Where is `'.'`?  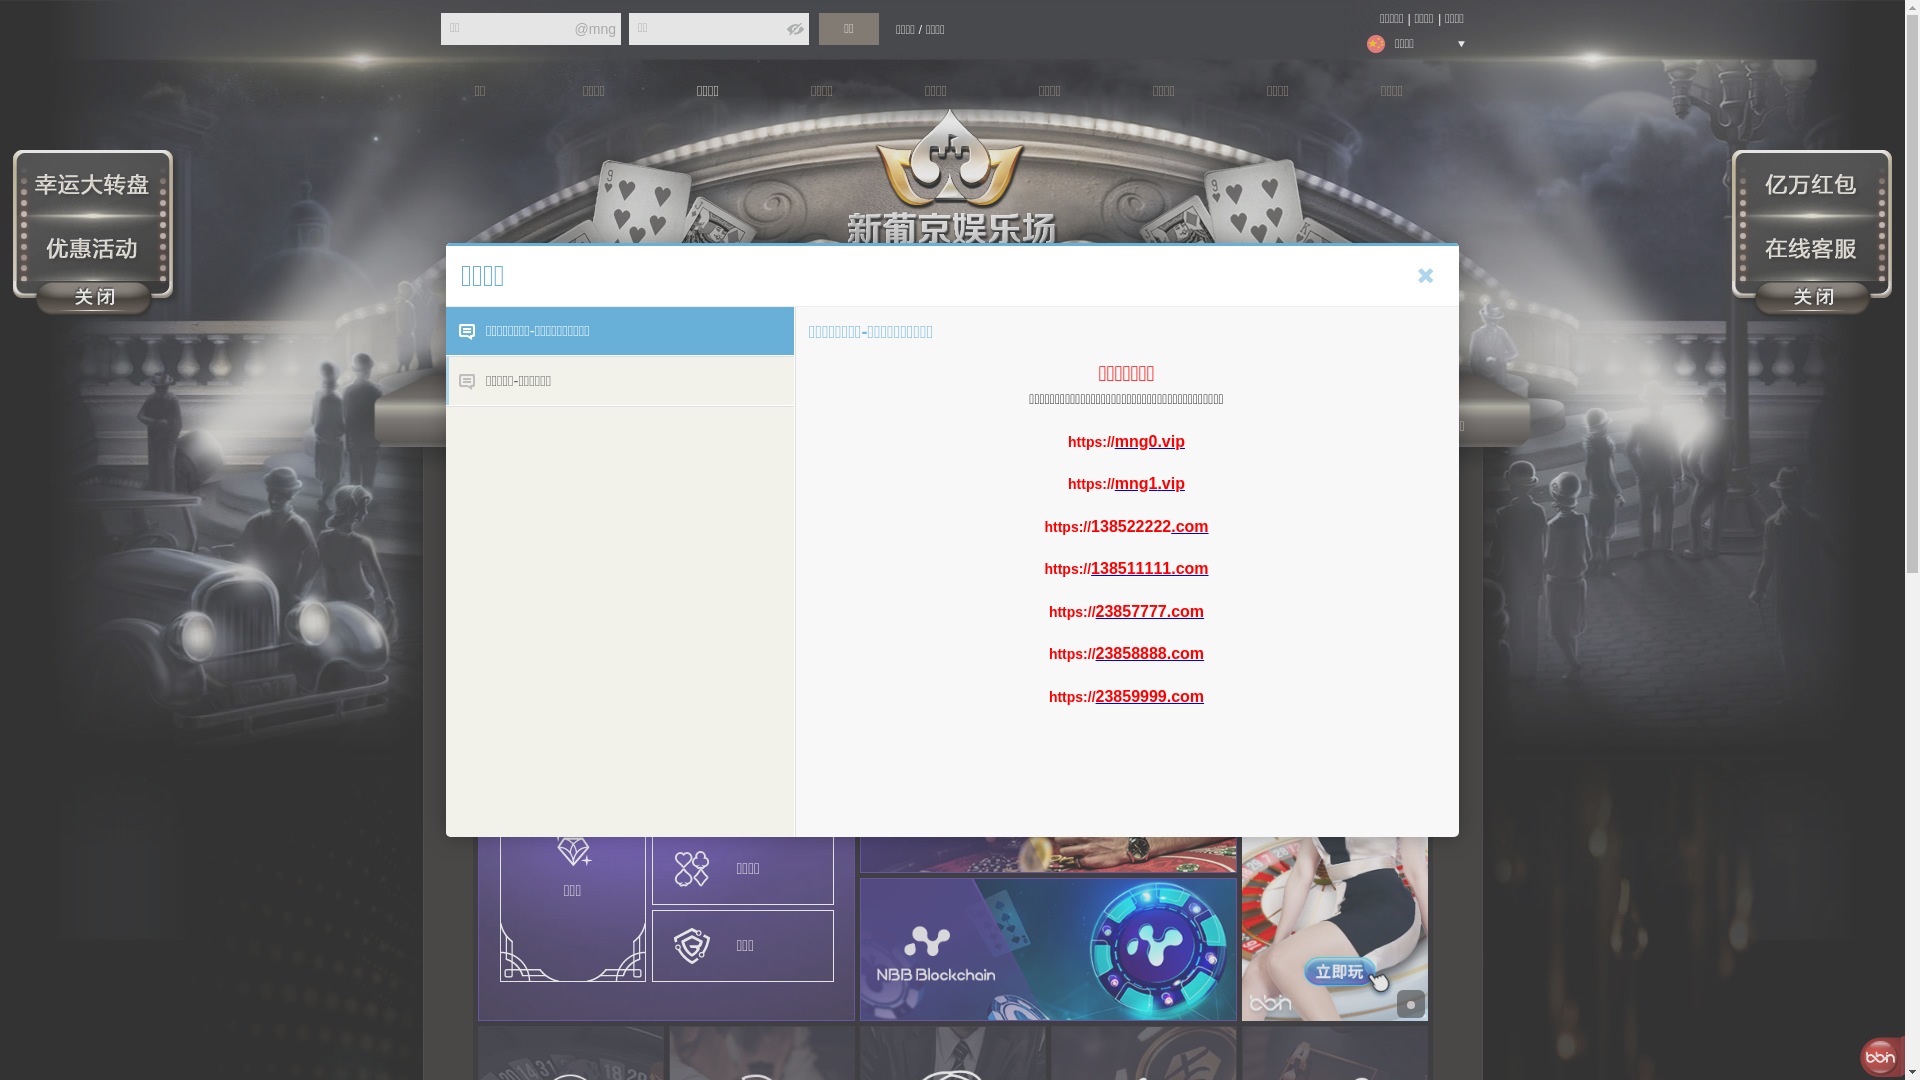
'.' is located at coordinates (1158, 483).